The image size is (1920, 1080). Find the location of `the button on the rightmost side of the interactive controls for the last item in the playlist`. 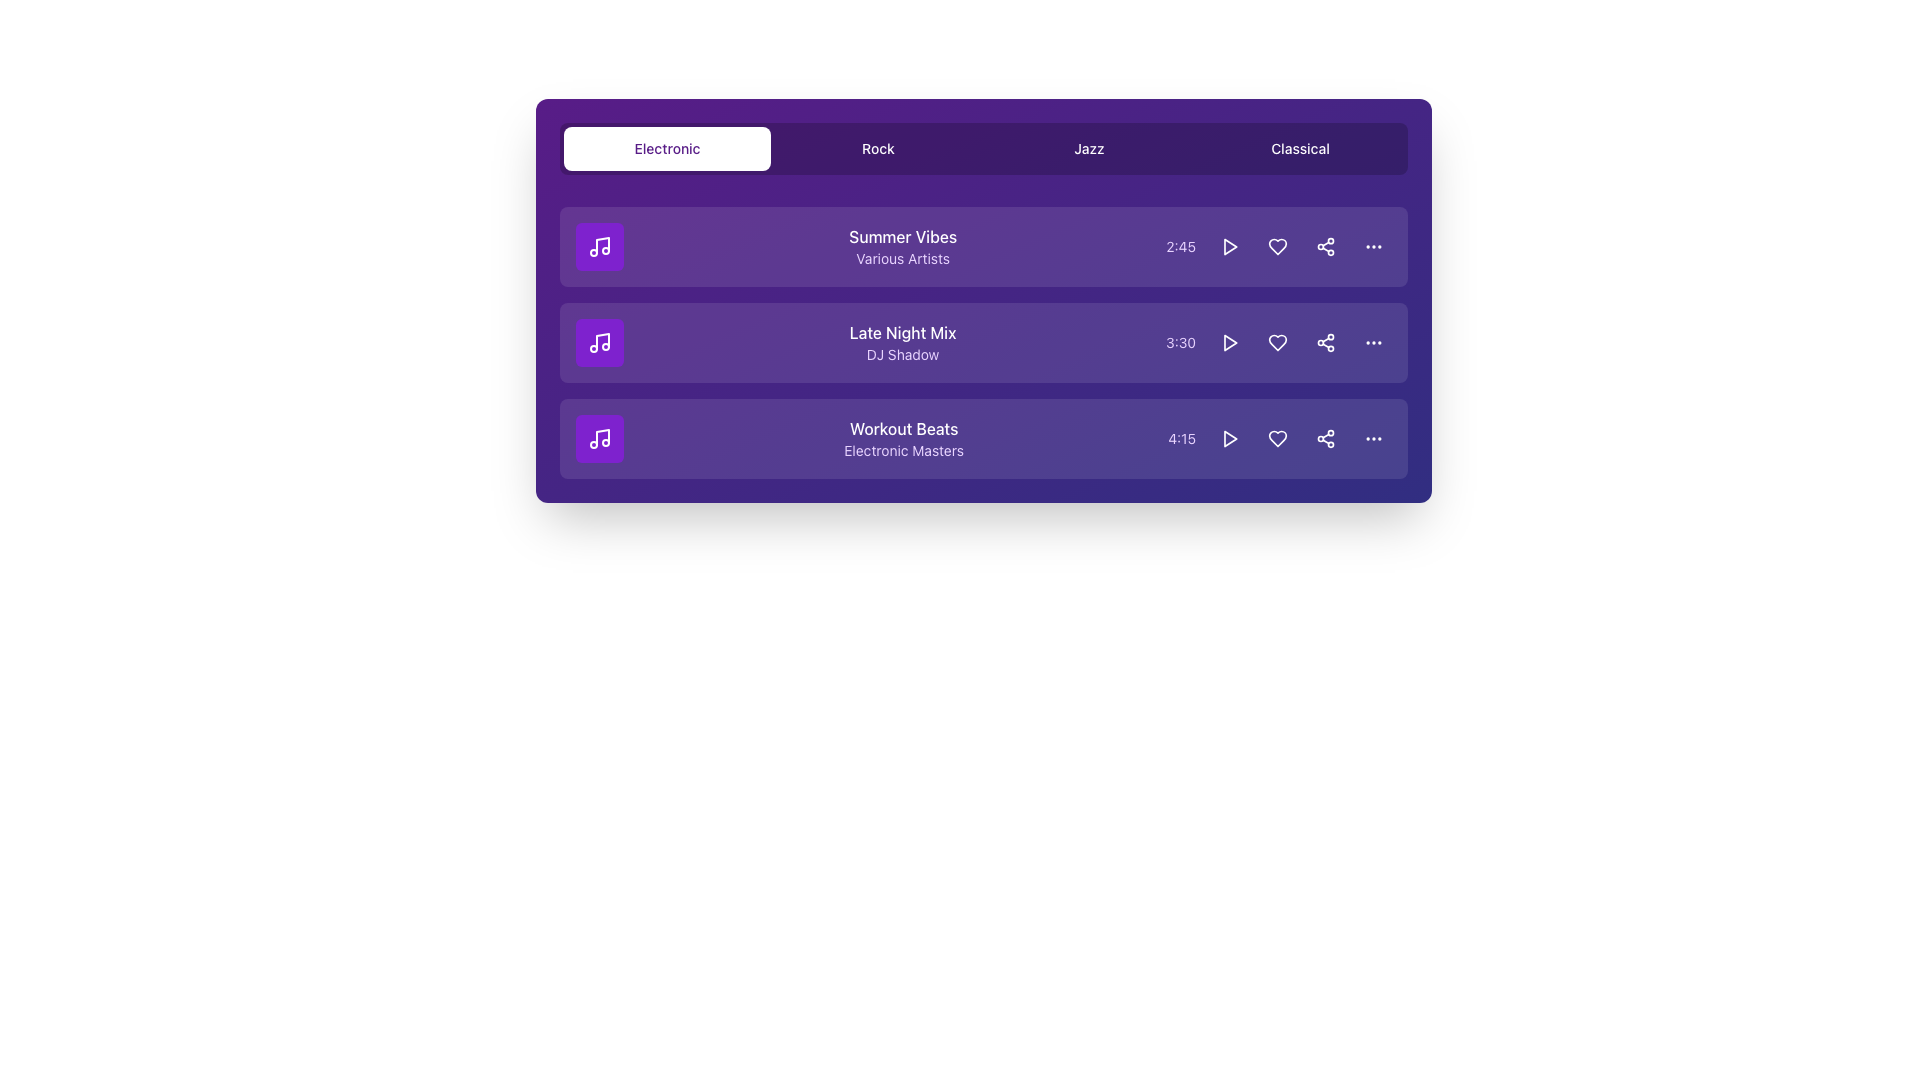

the button on the rightmost side of the interactive controls for the last item in the playlist is located at coordinates (1372, 438).